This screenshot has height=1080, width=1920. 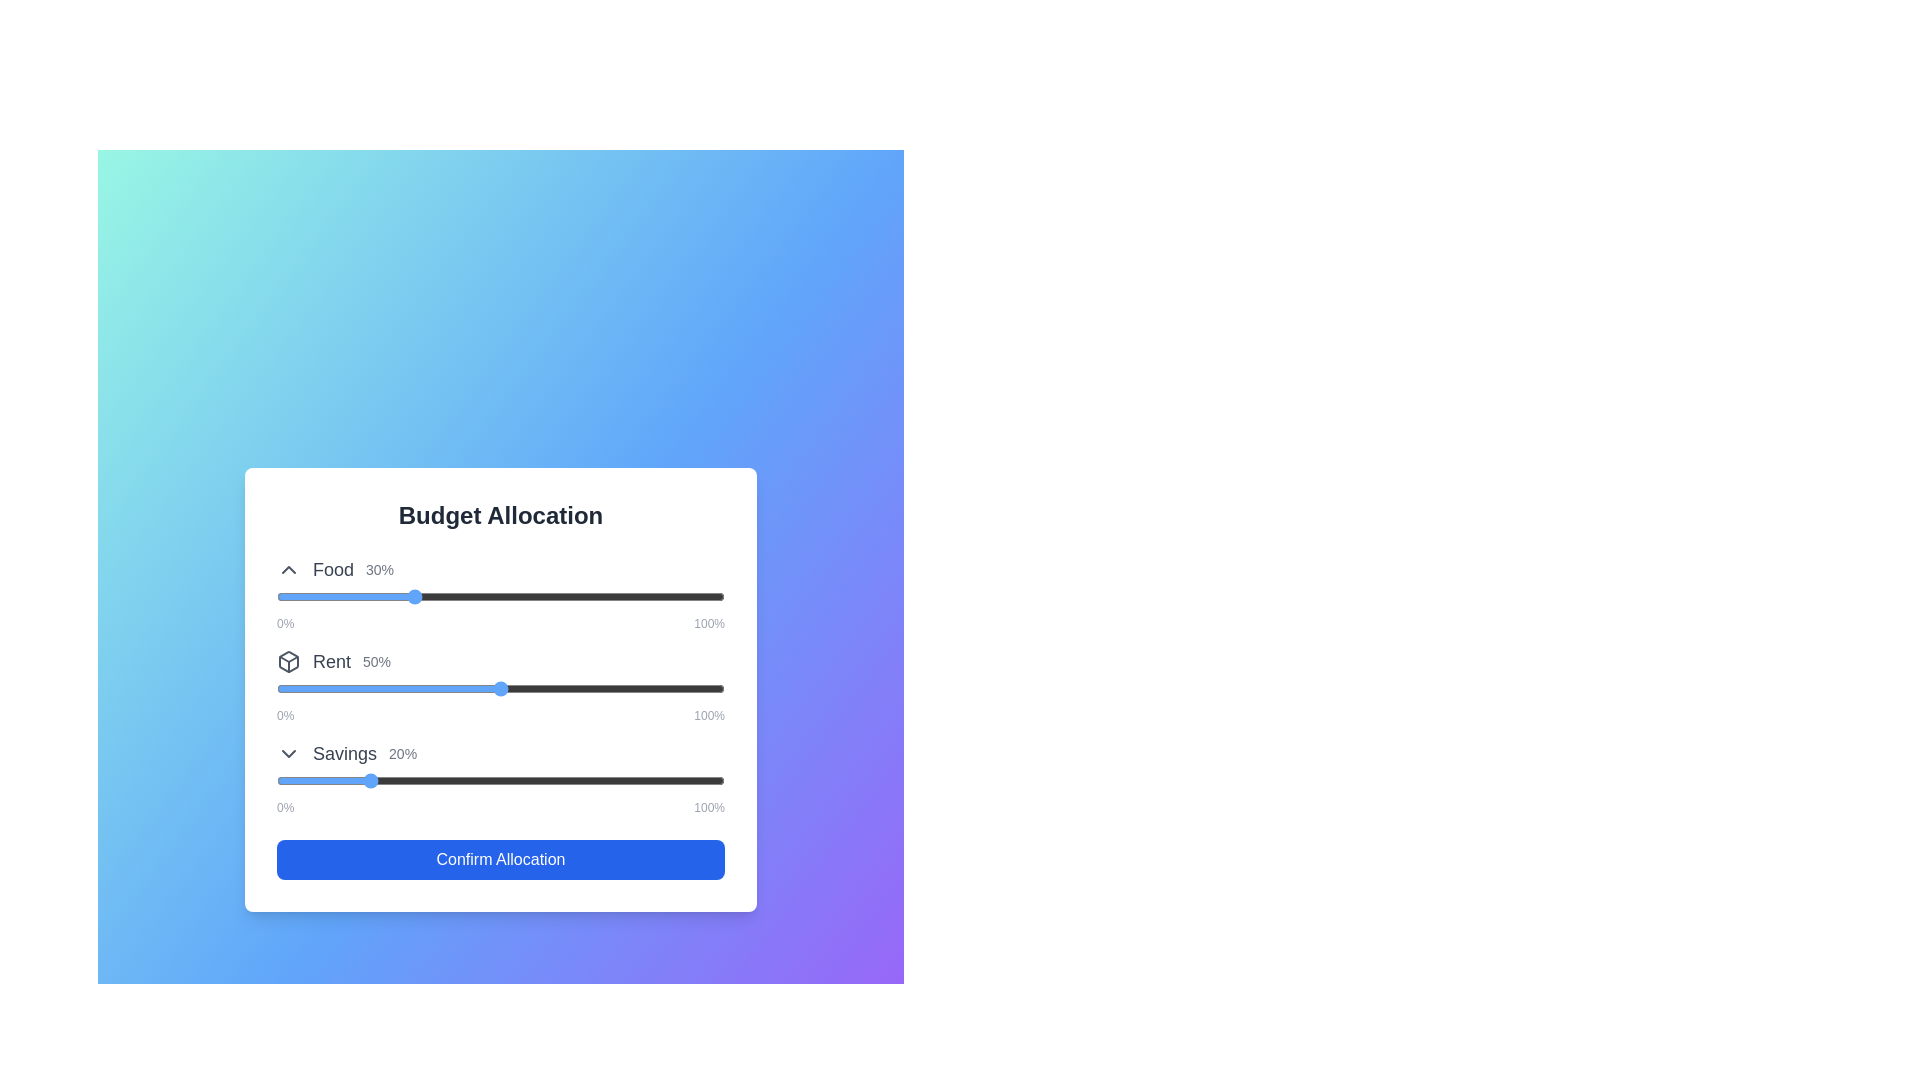 What do you see at coordinates (287, 570) in the screenshot?
I see `the icon representing the Food category` at bounding box center [287, 570].